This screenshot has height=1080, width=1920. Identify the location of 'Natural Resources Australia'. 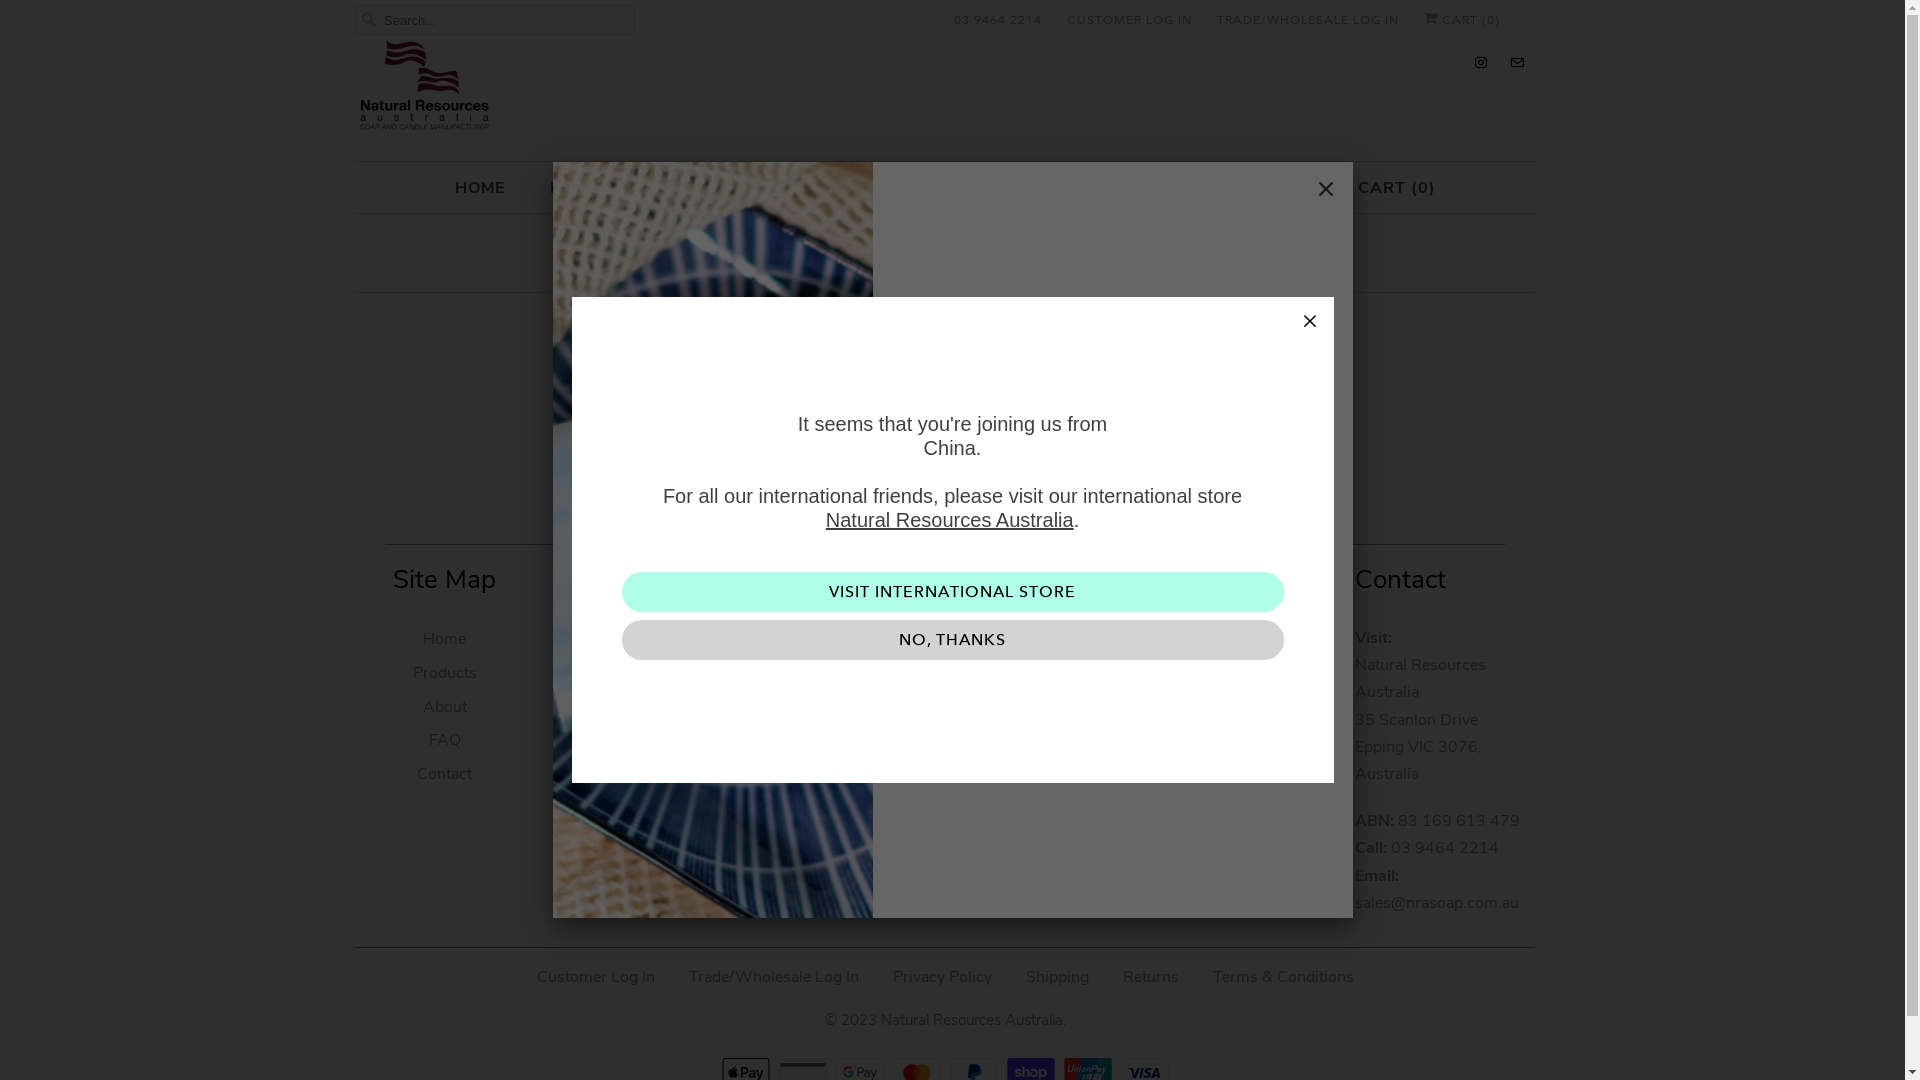
(970, 1012).